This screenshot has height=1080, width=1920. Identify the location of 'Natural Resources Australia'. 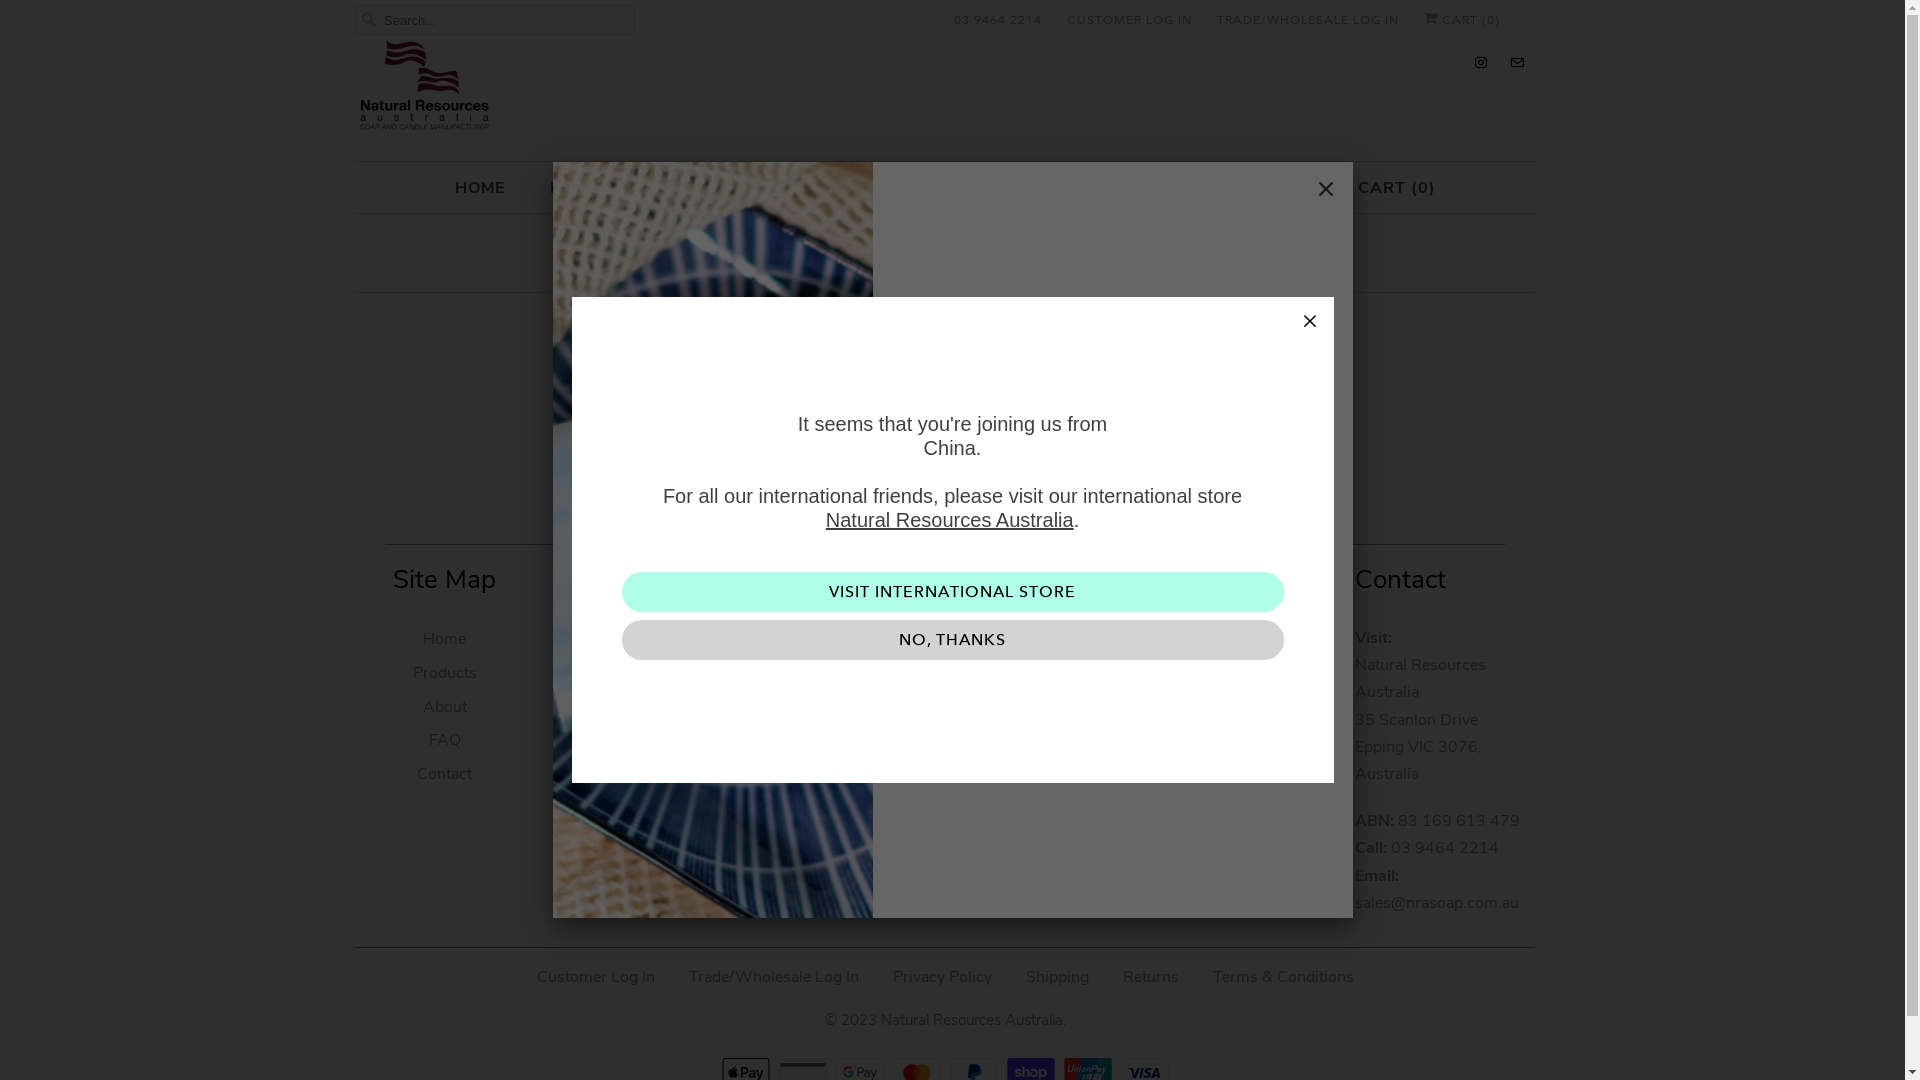
(970, 1012).